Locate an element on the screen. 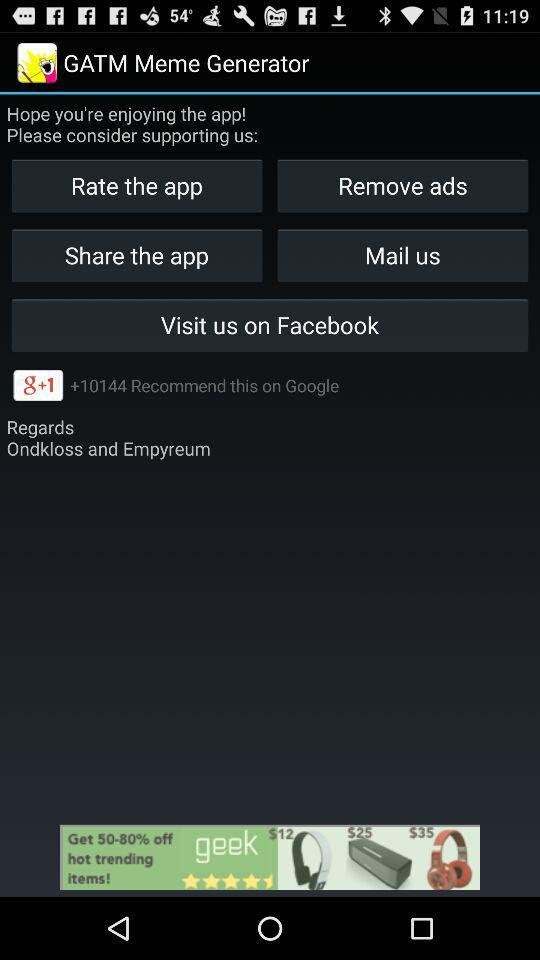 This screenshot has height=960, width=540. share the article is located at coordinates (270, 856).